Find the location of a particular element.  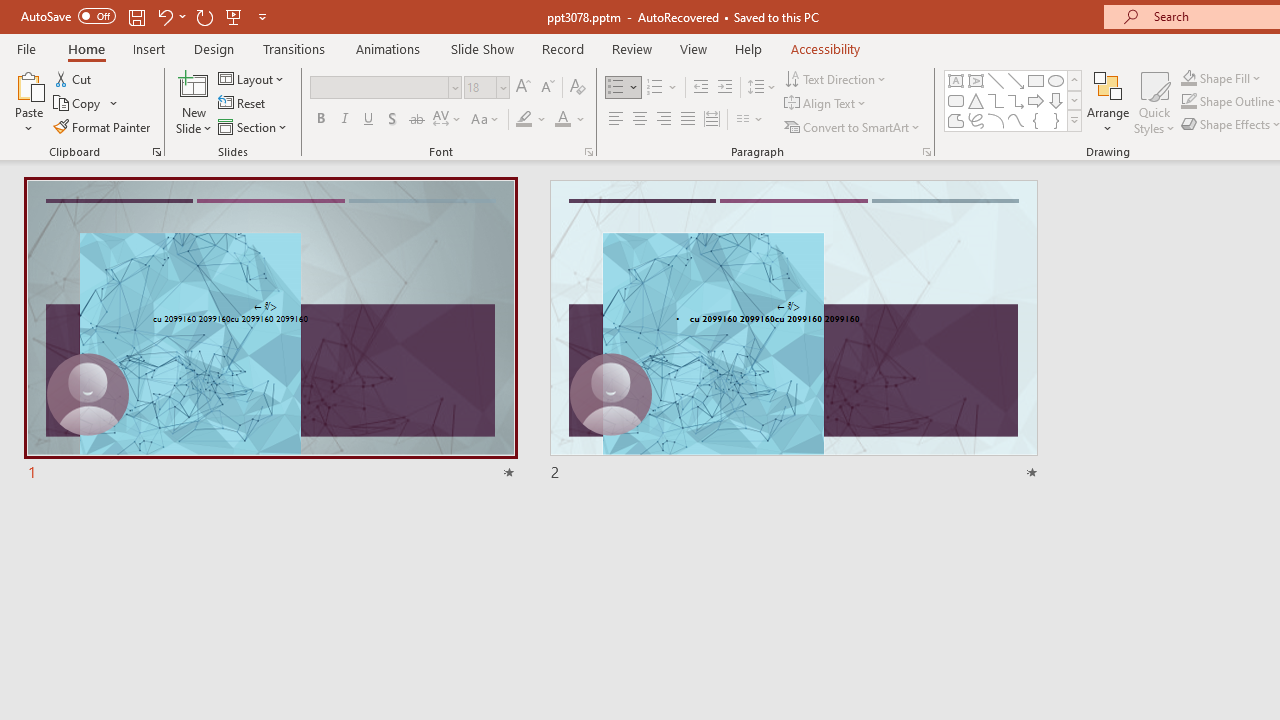

'Connector: Elbow' is located at coordinates (995, 100).